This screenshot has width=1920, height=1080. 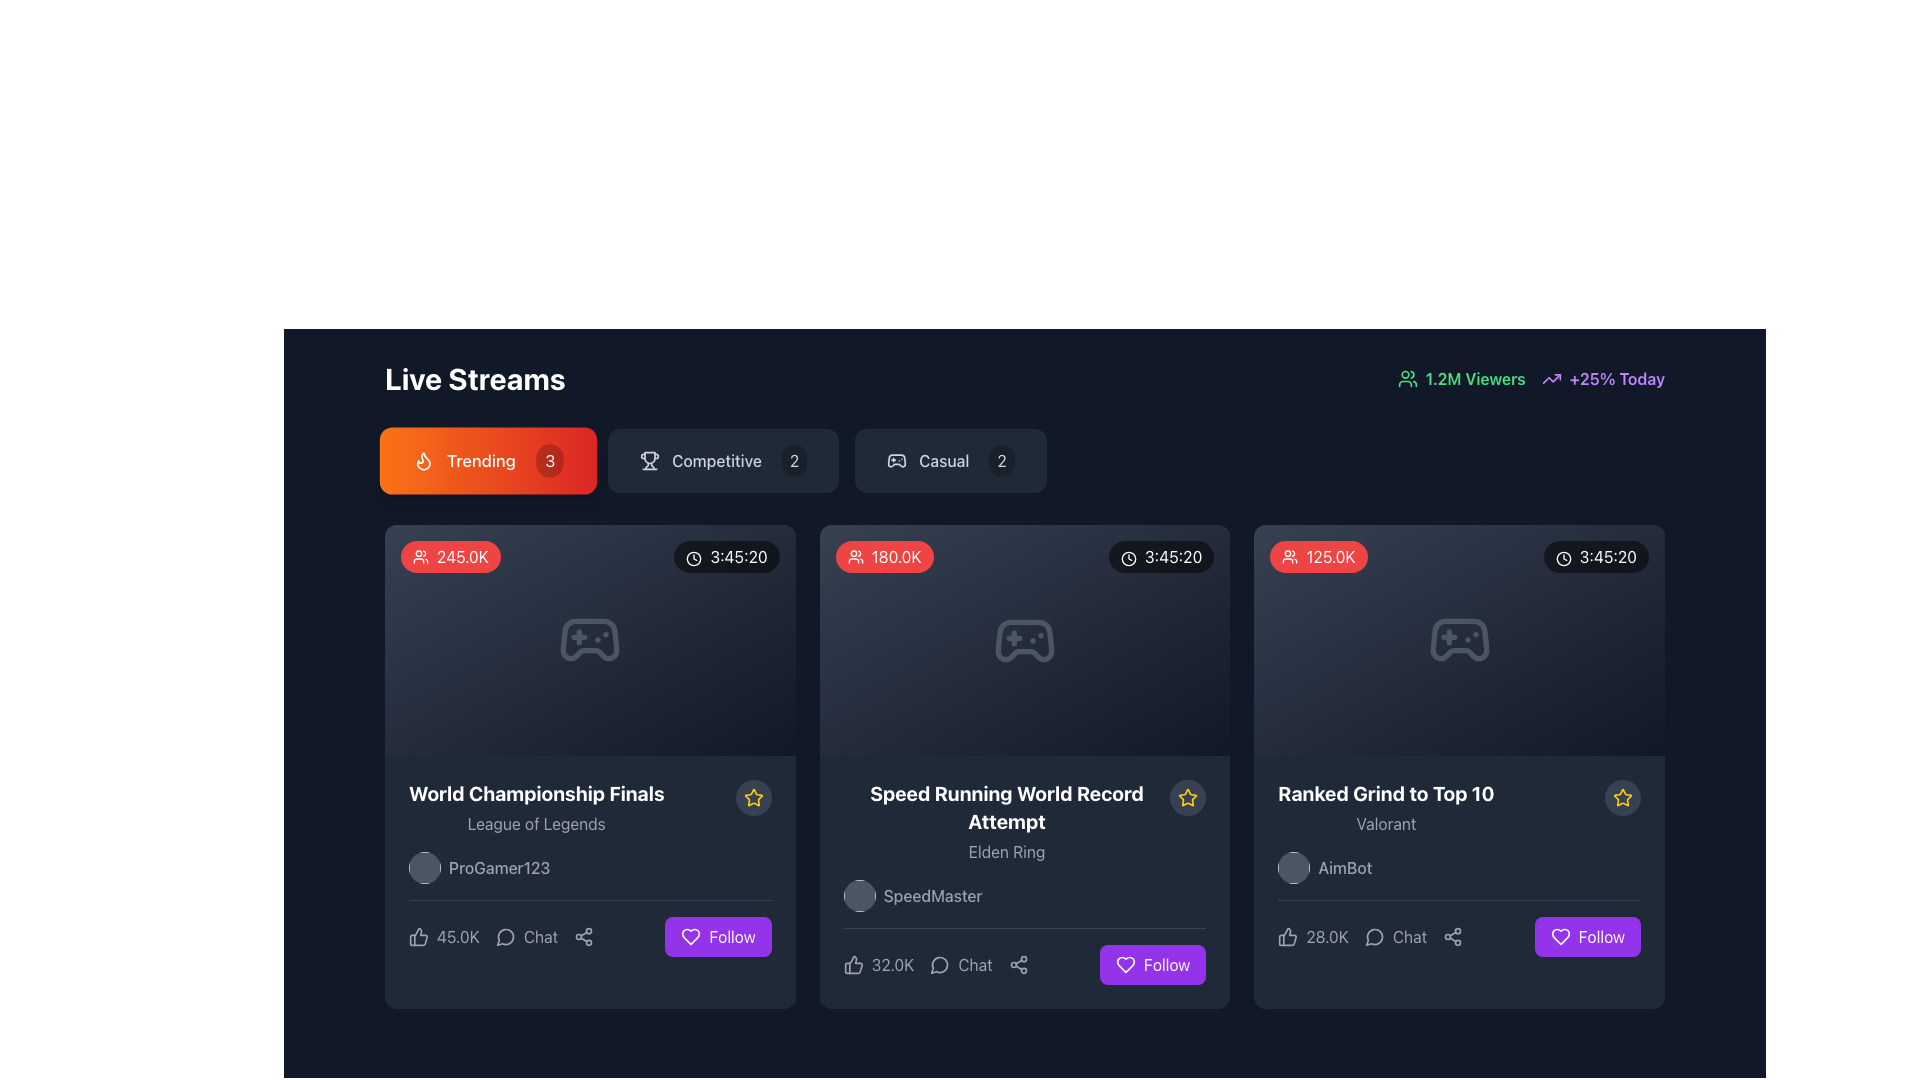 What do you see at coordinates (1601, 937) in the screenshot?
I see `the 'Follow' button located at the bottom right of the card in the third column of the 'Live Streams' section` at bounding box center [1601, 937].